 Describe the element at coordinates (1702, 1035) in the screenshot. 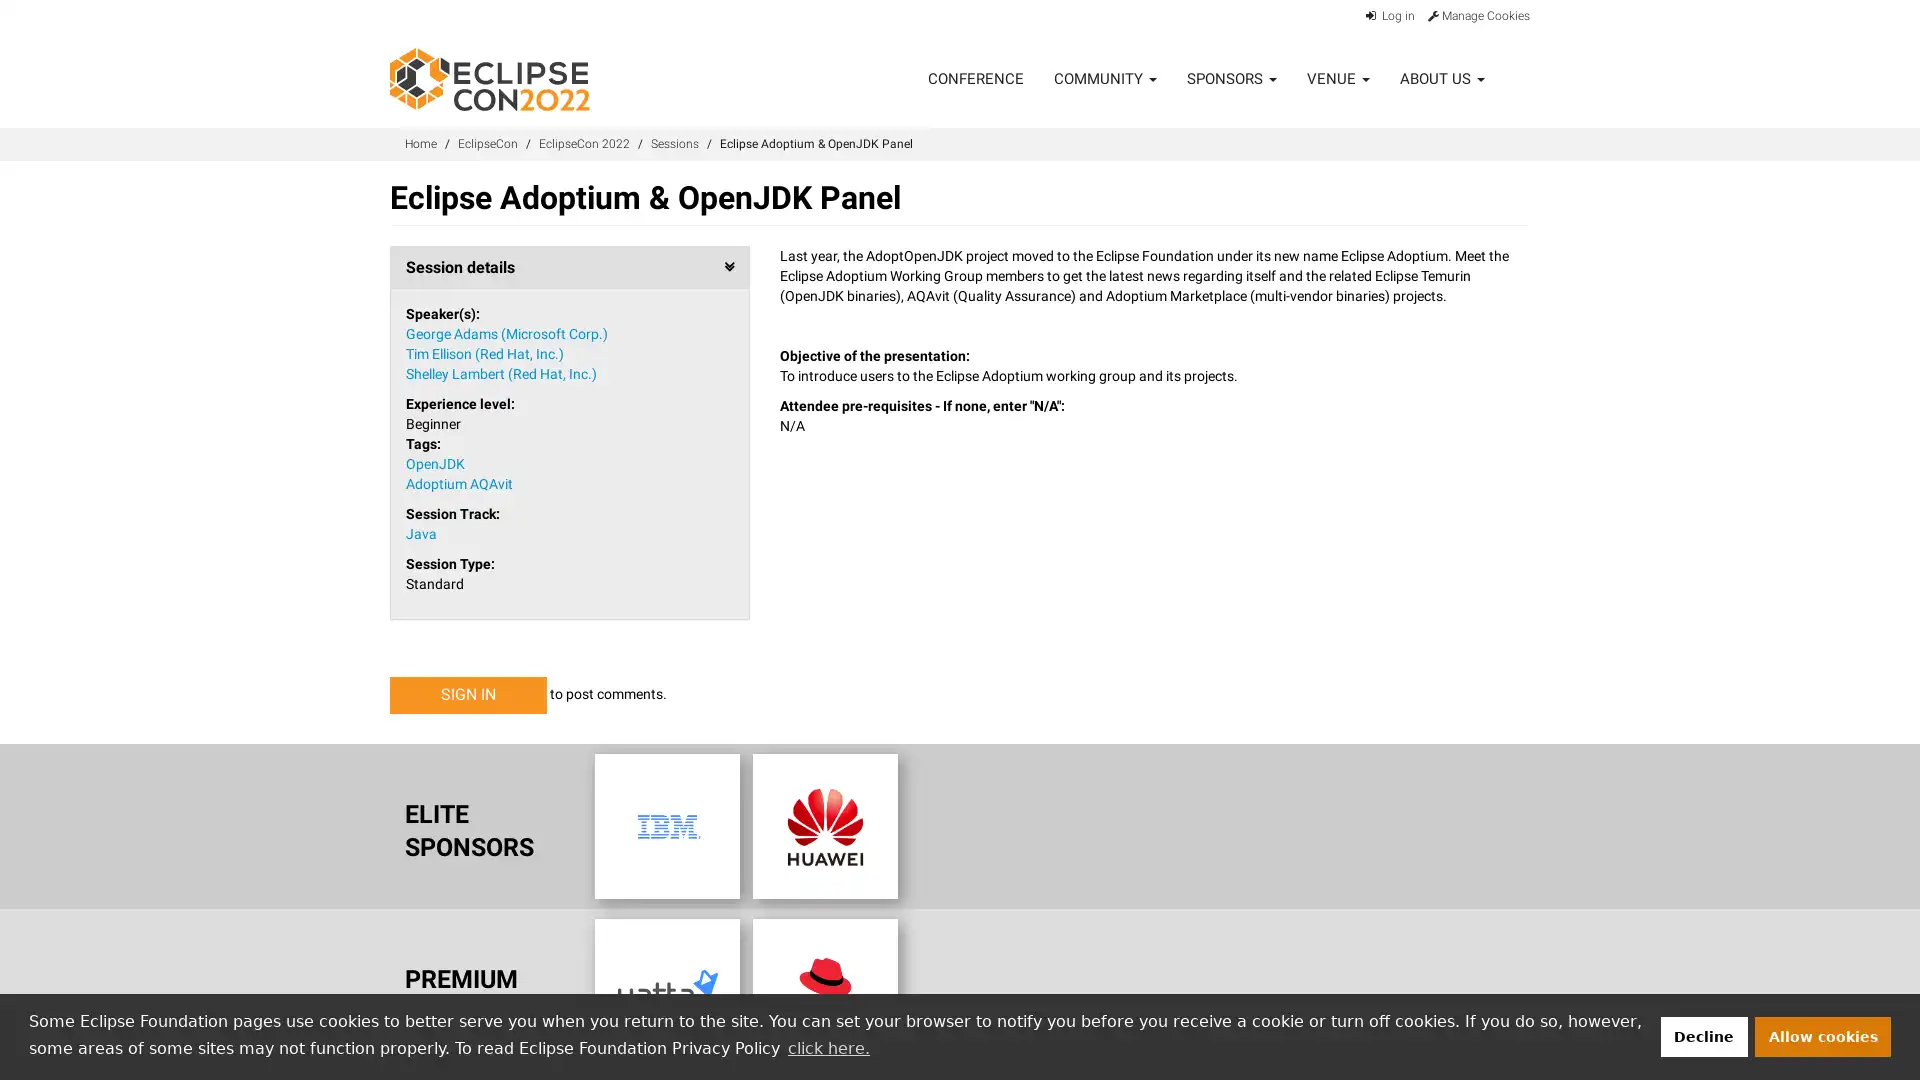

I see `deny cookies` at that location.